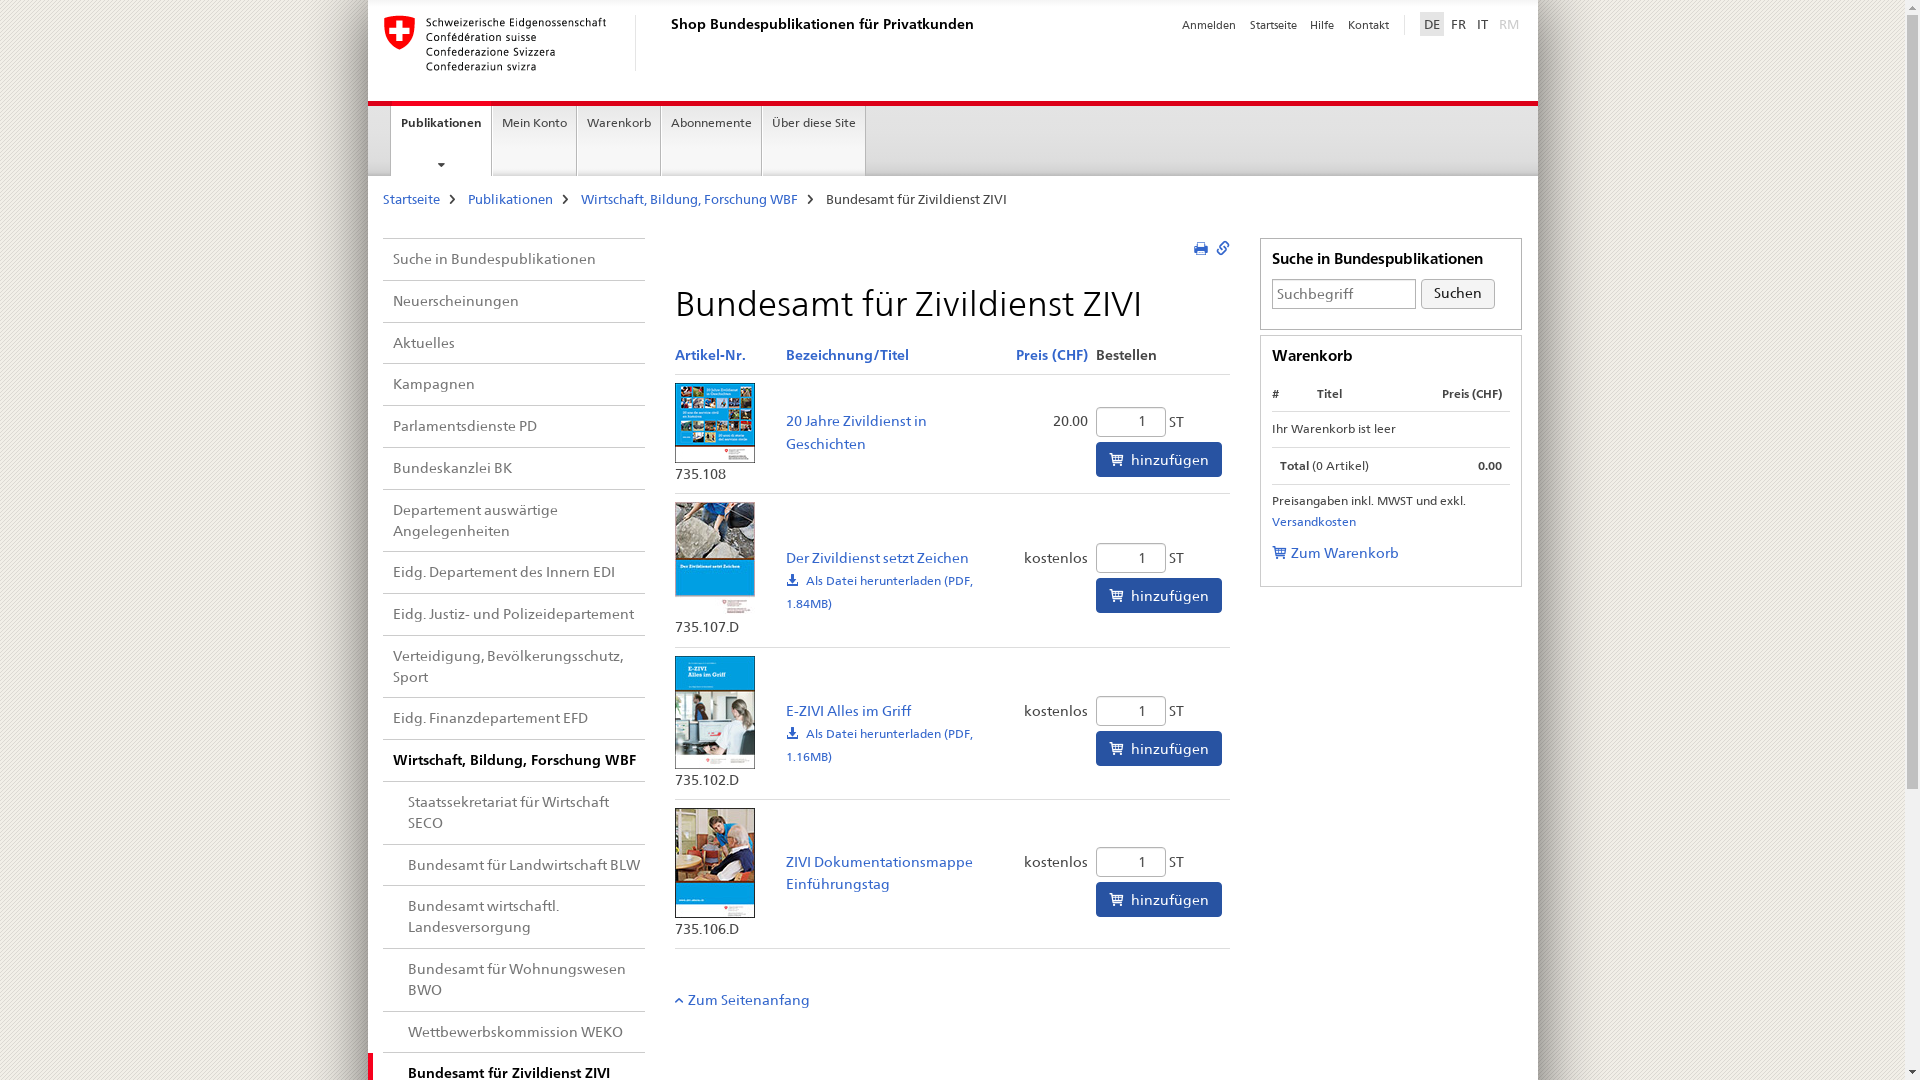 The image size is (1920, 1080). I want to click on 'Anmelden', so click(1208, 24).